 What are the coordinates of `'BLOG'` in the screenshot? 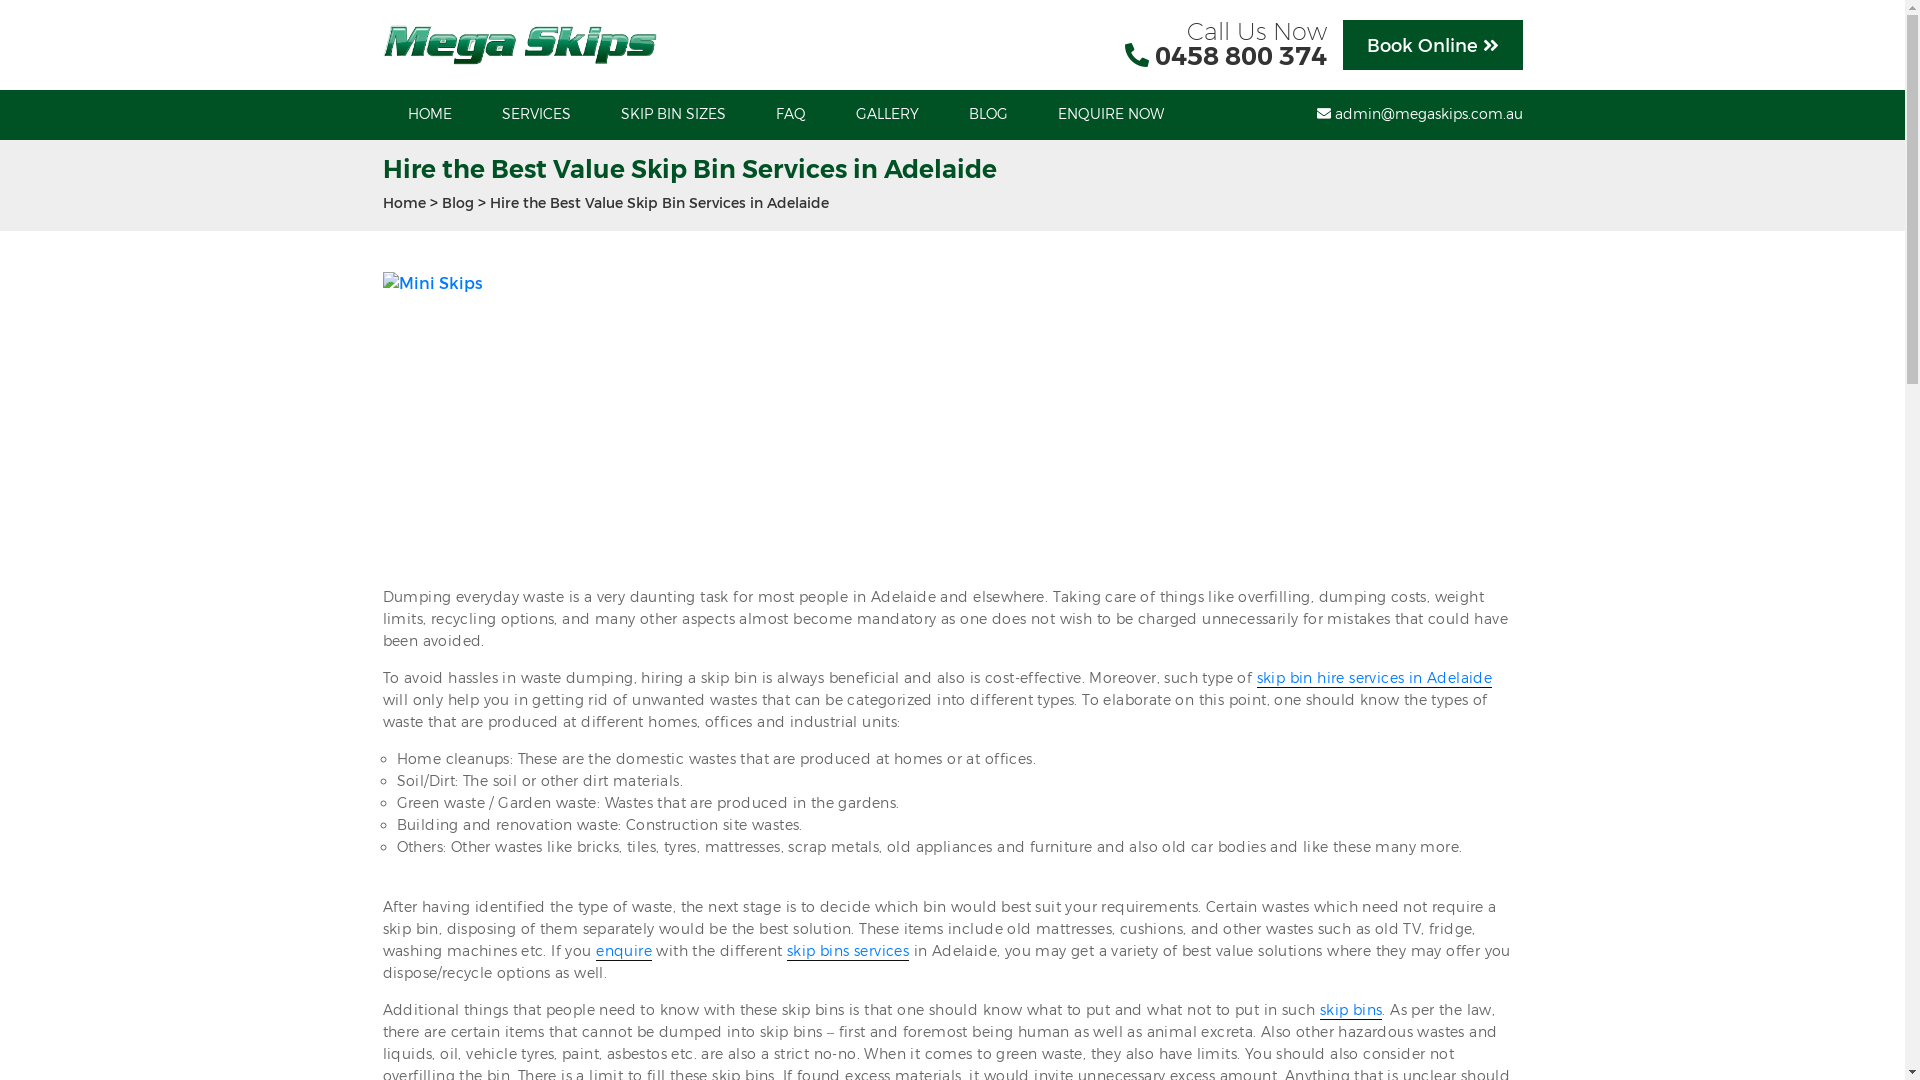 It's located at (988, 115).